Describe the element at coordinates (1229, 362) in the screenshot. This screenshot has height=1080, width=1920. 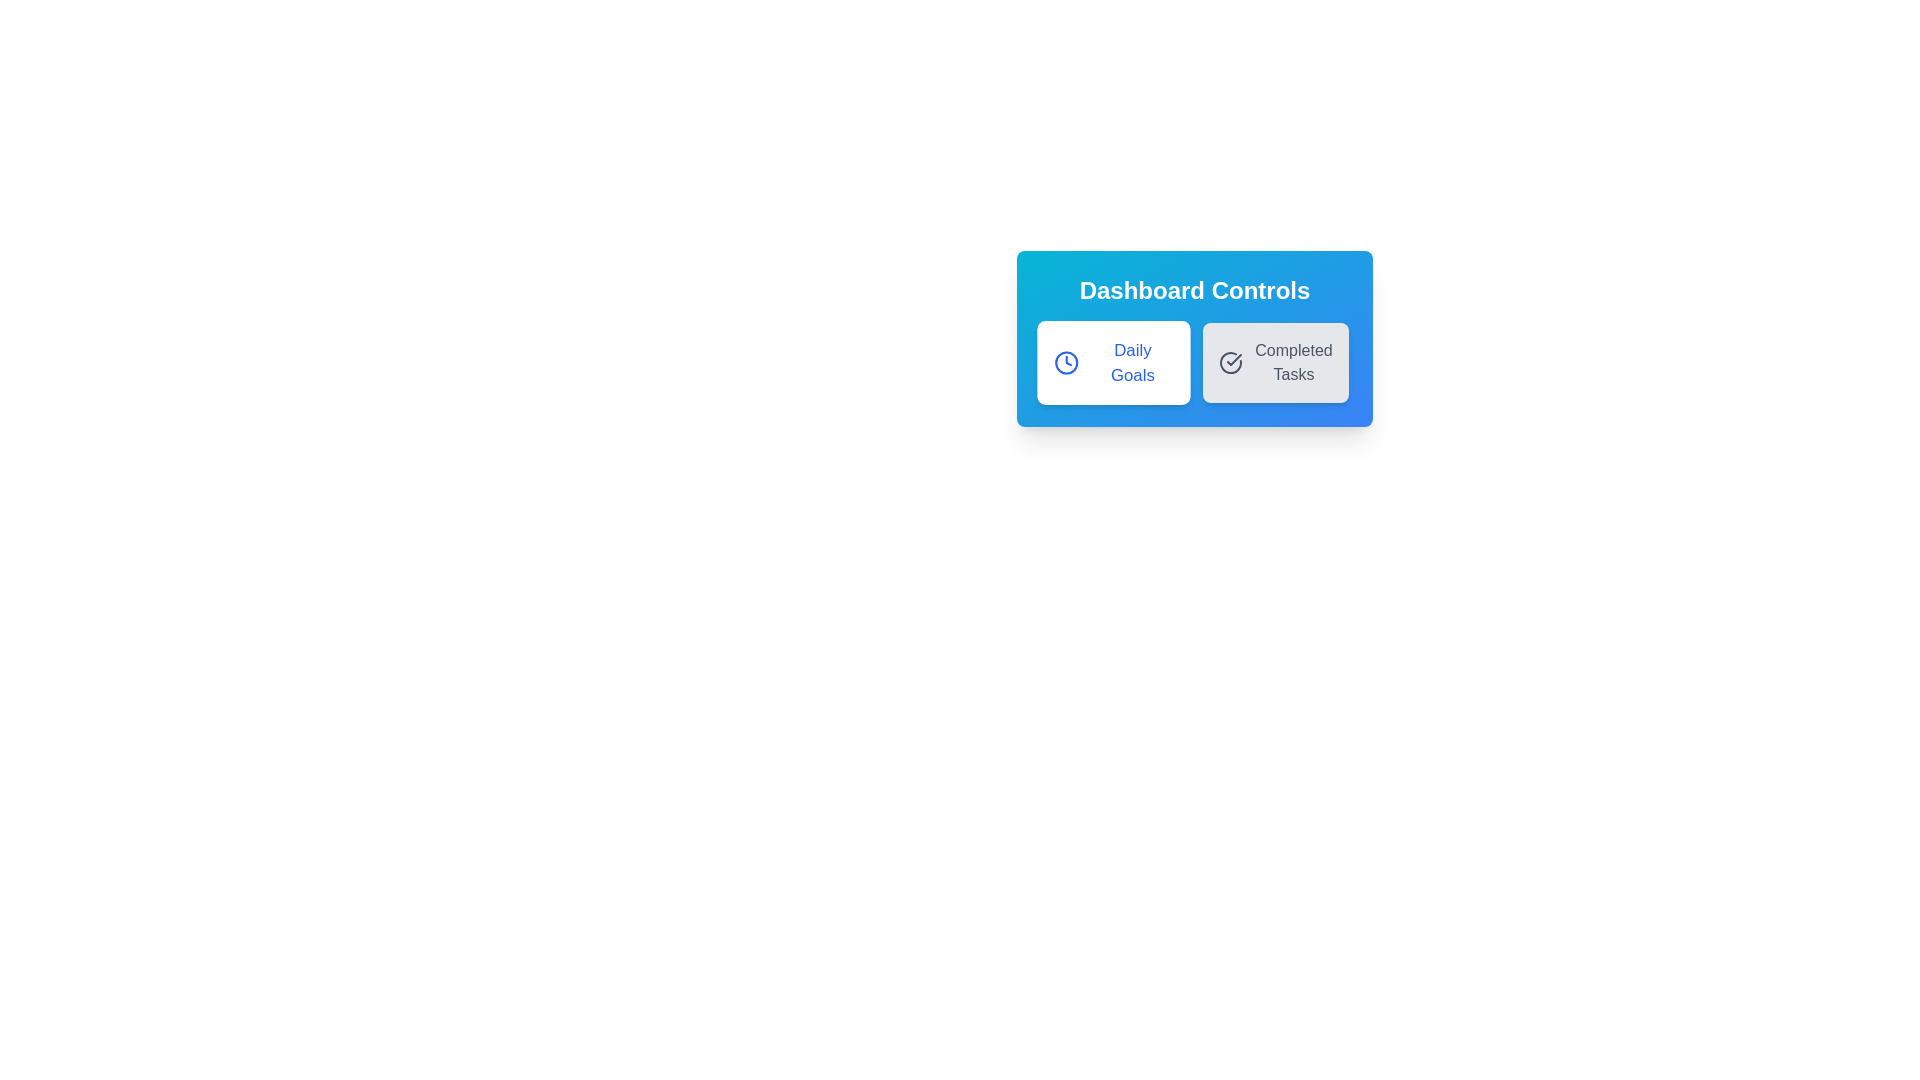
I see `the circular check icon with a checkmark inside, which is positioned to the left of the 'Completed Tasks' button` at that location.